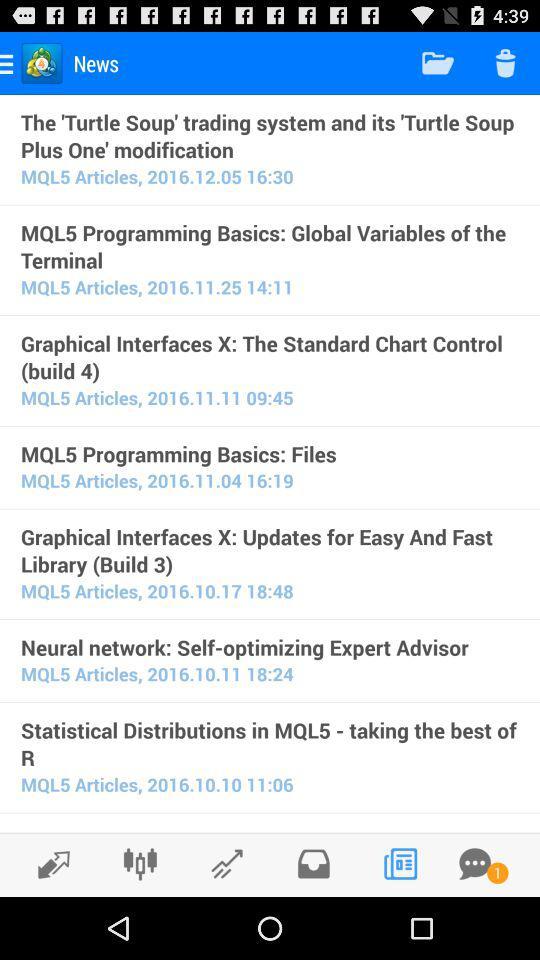 This screenshot has width=540, height=960. I want to click on the the turtle soup item, so click(270, 134).